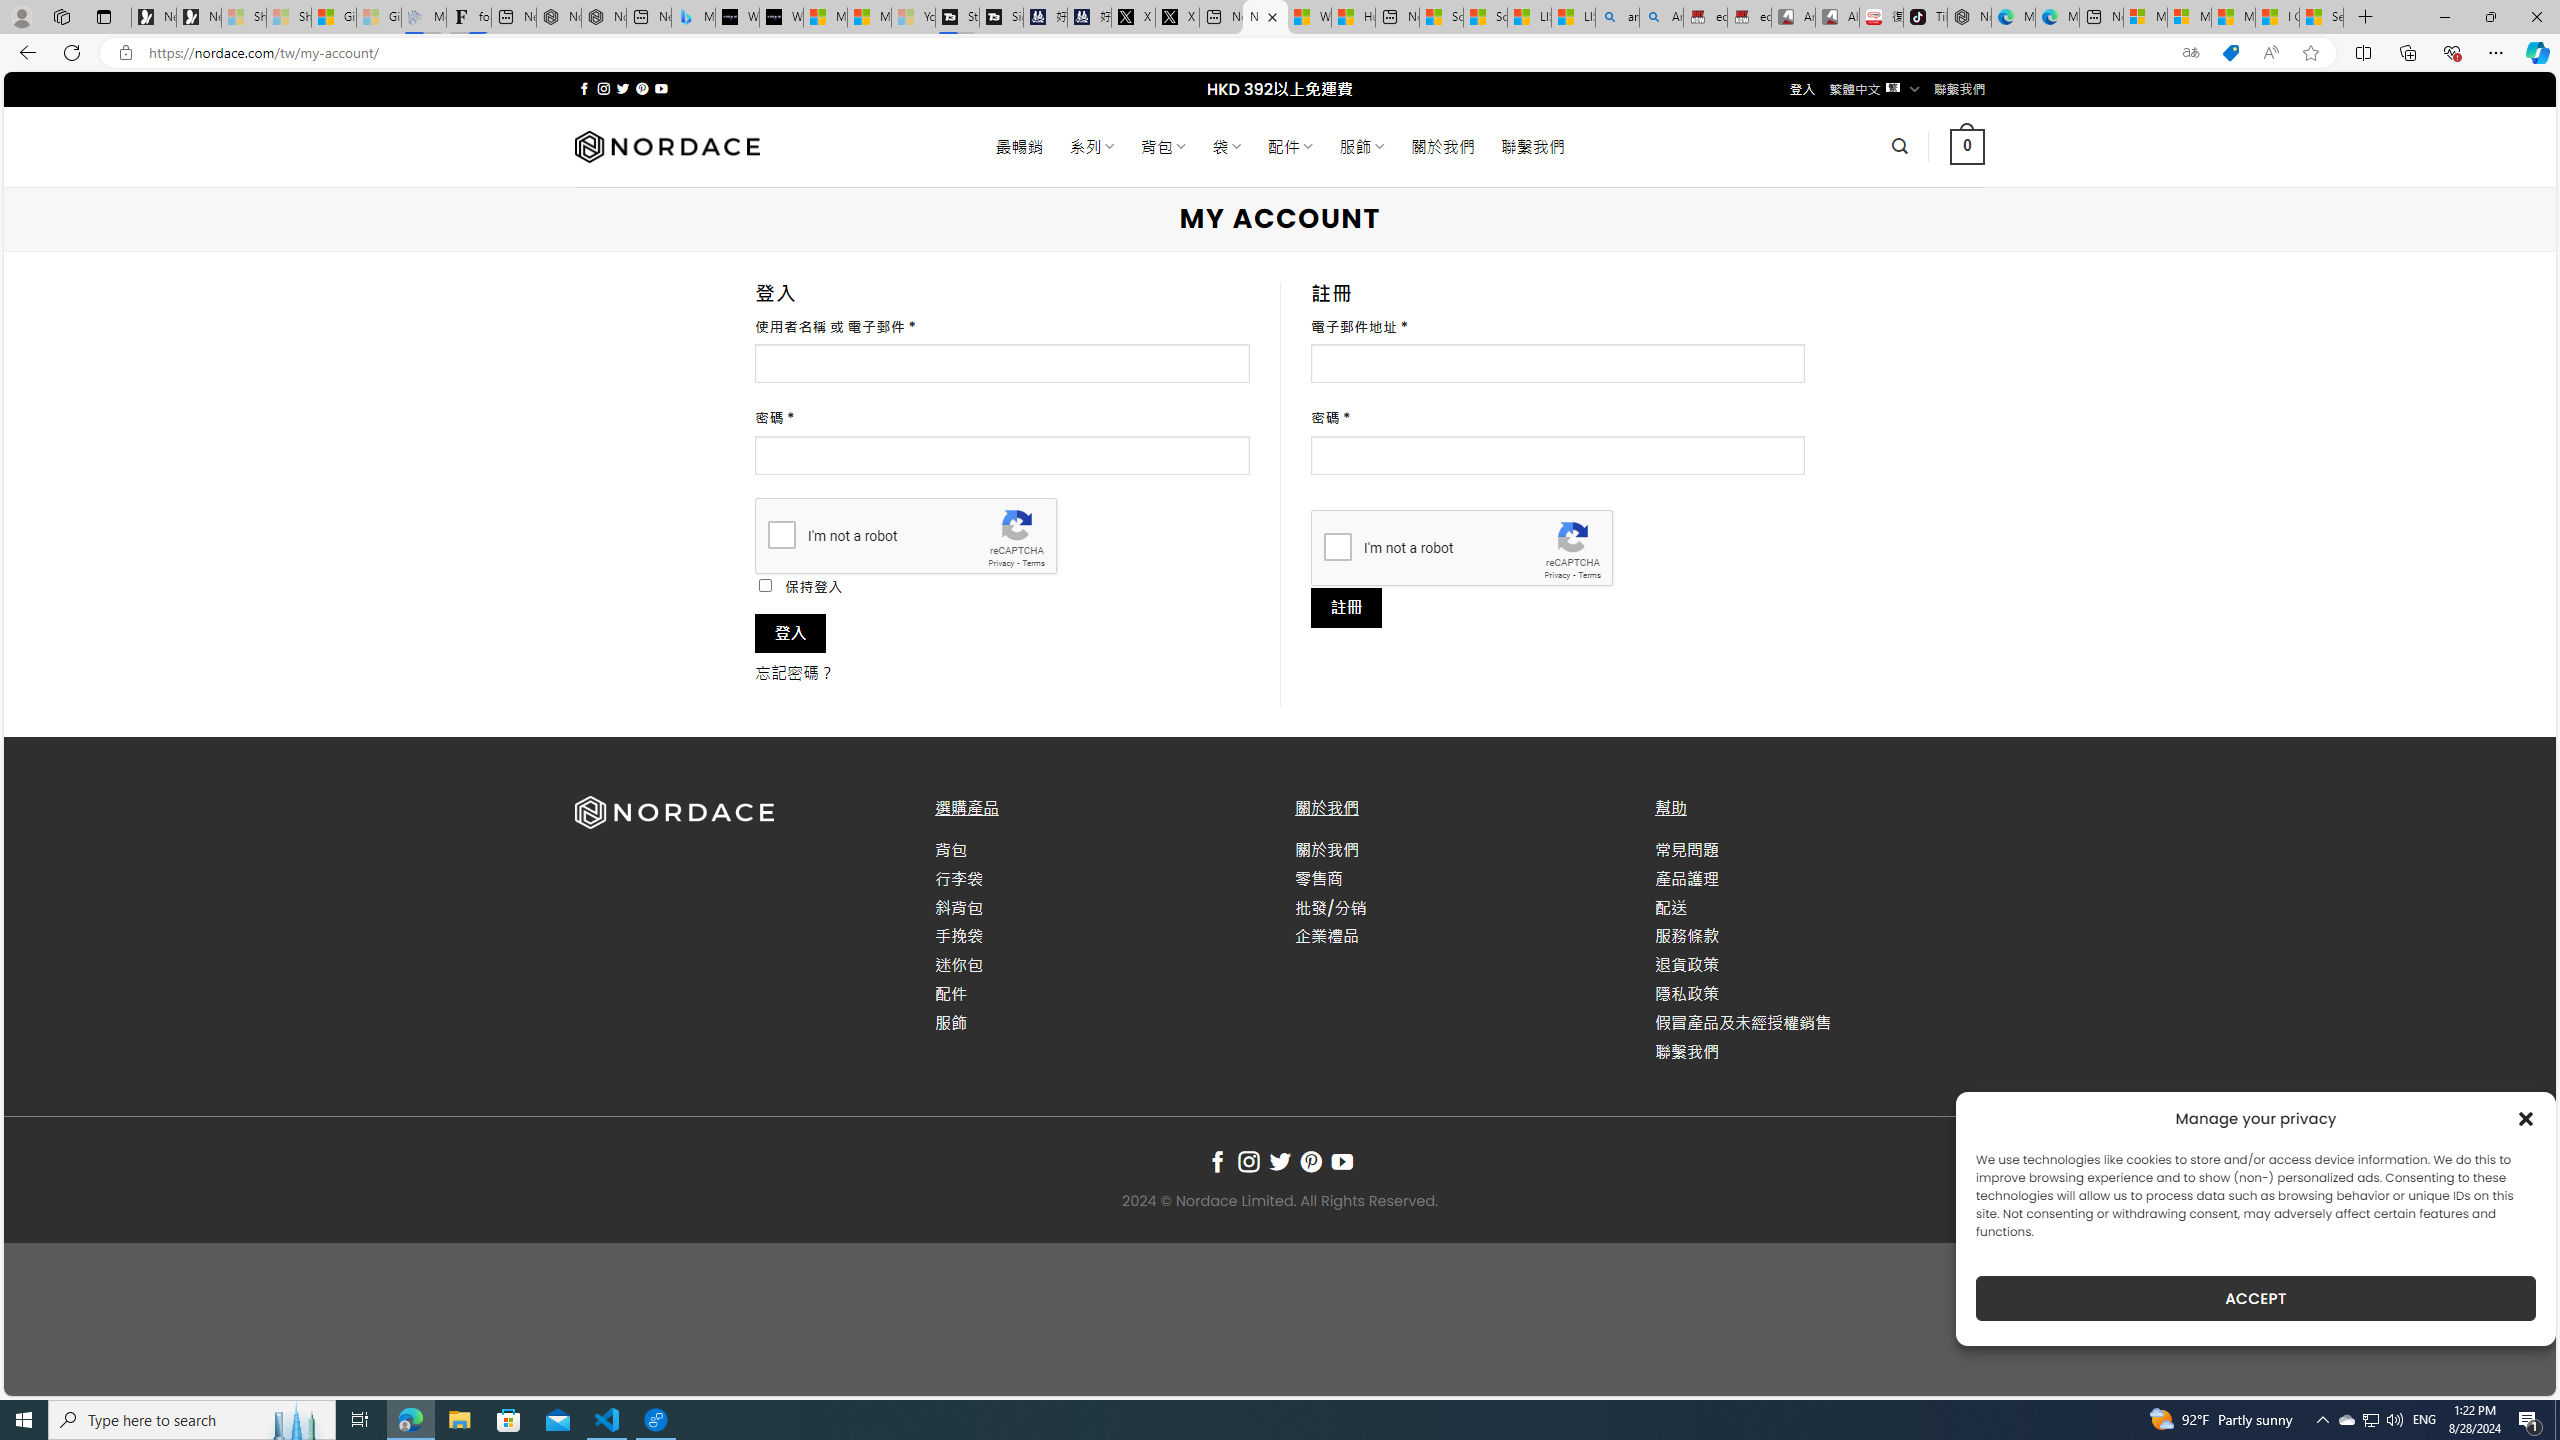  Describe the element at coordinates (1589, 574) in the screenshot. I see `'Terms'` at that location.